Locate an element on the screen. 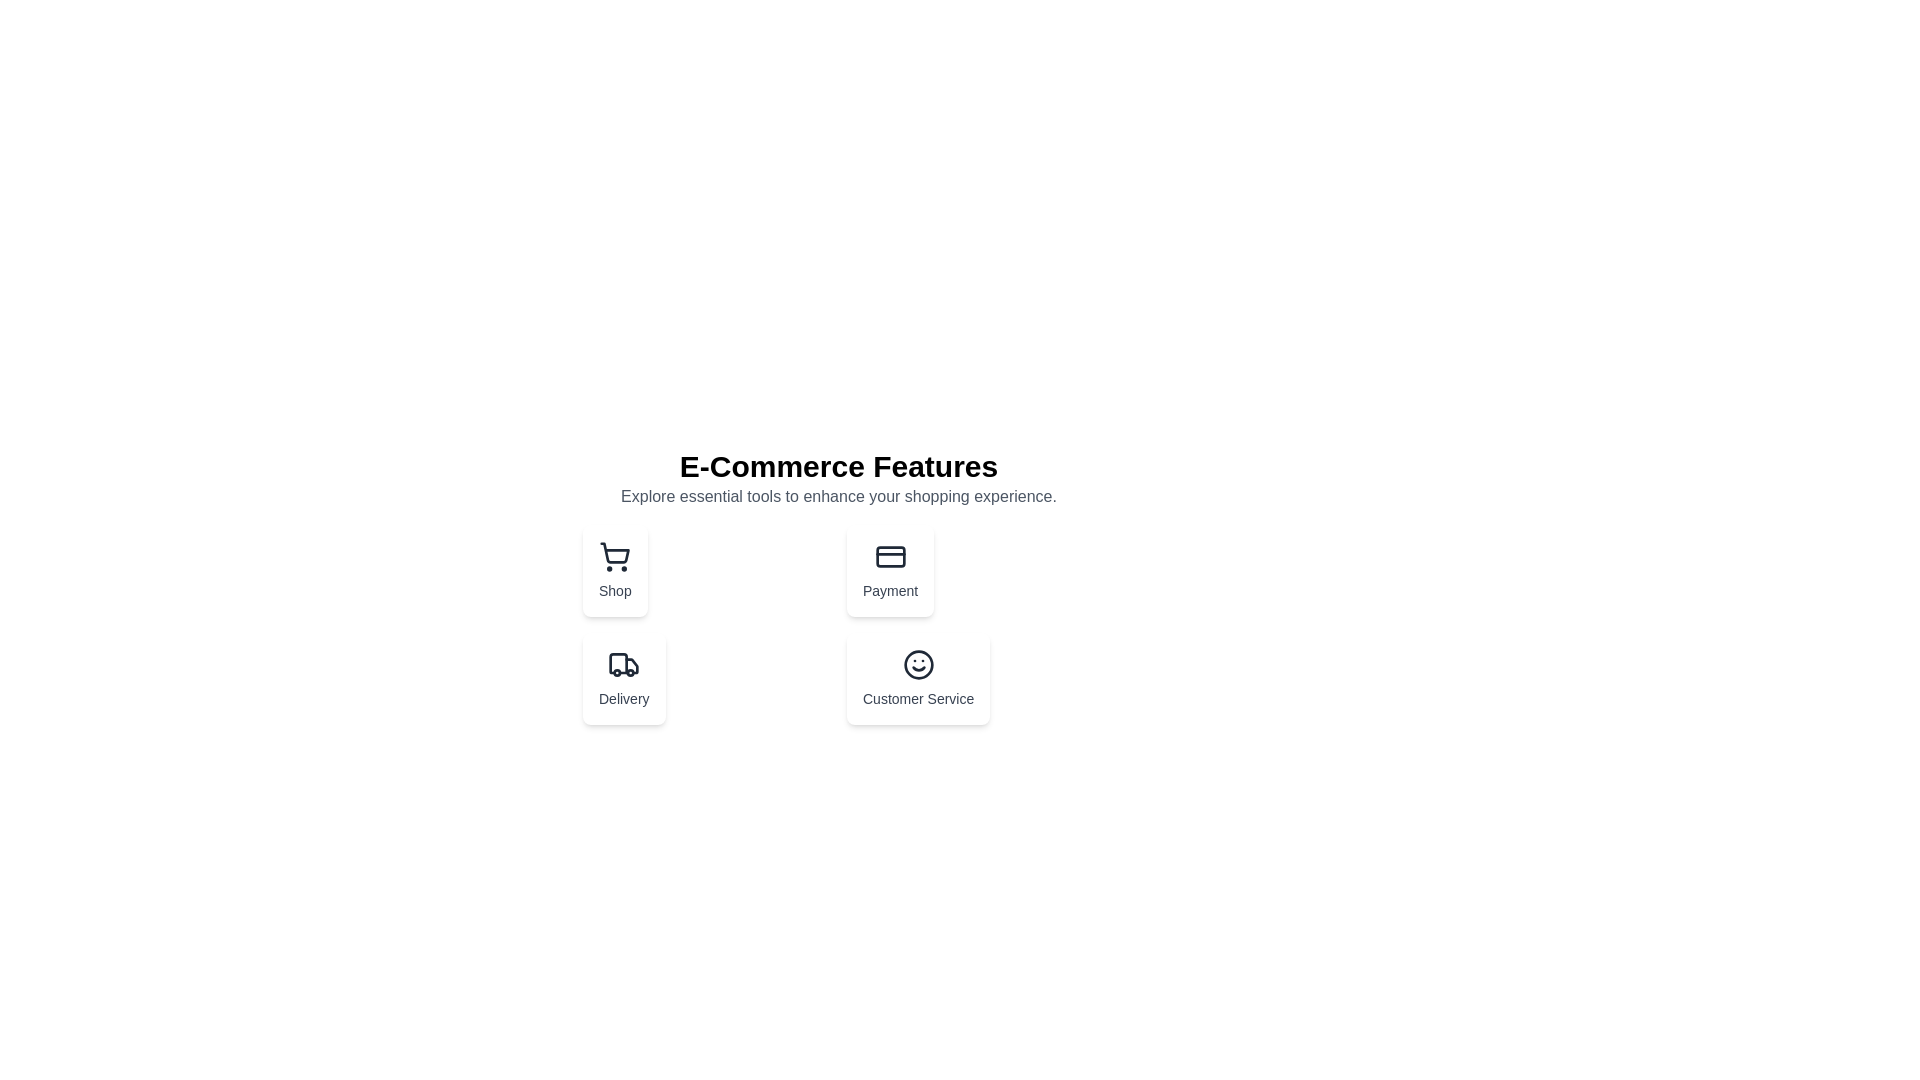 This screenshot has width=1920, height=1080. the clickable card located in the bottom-right corner of the e-commerce feature card grid is located at coordinates (917, 677).